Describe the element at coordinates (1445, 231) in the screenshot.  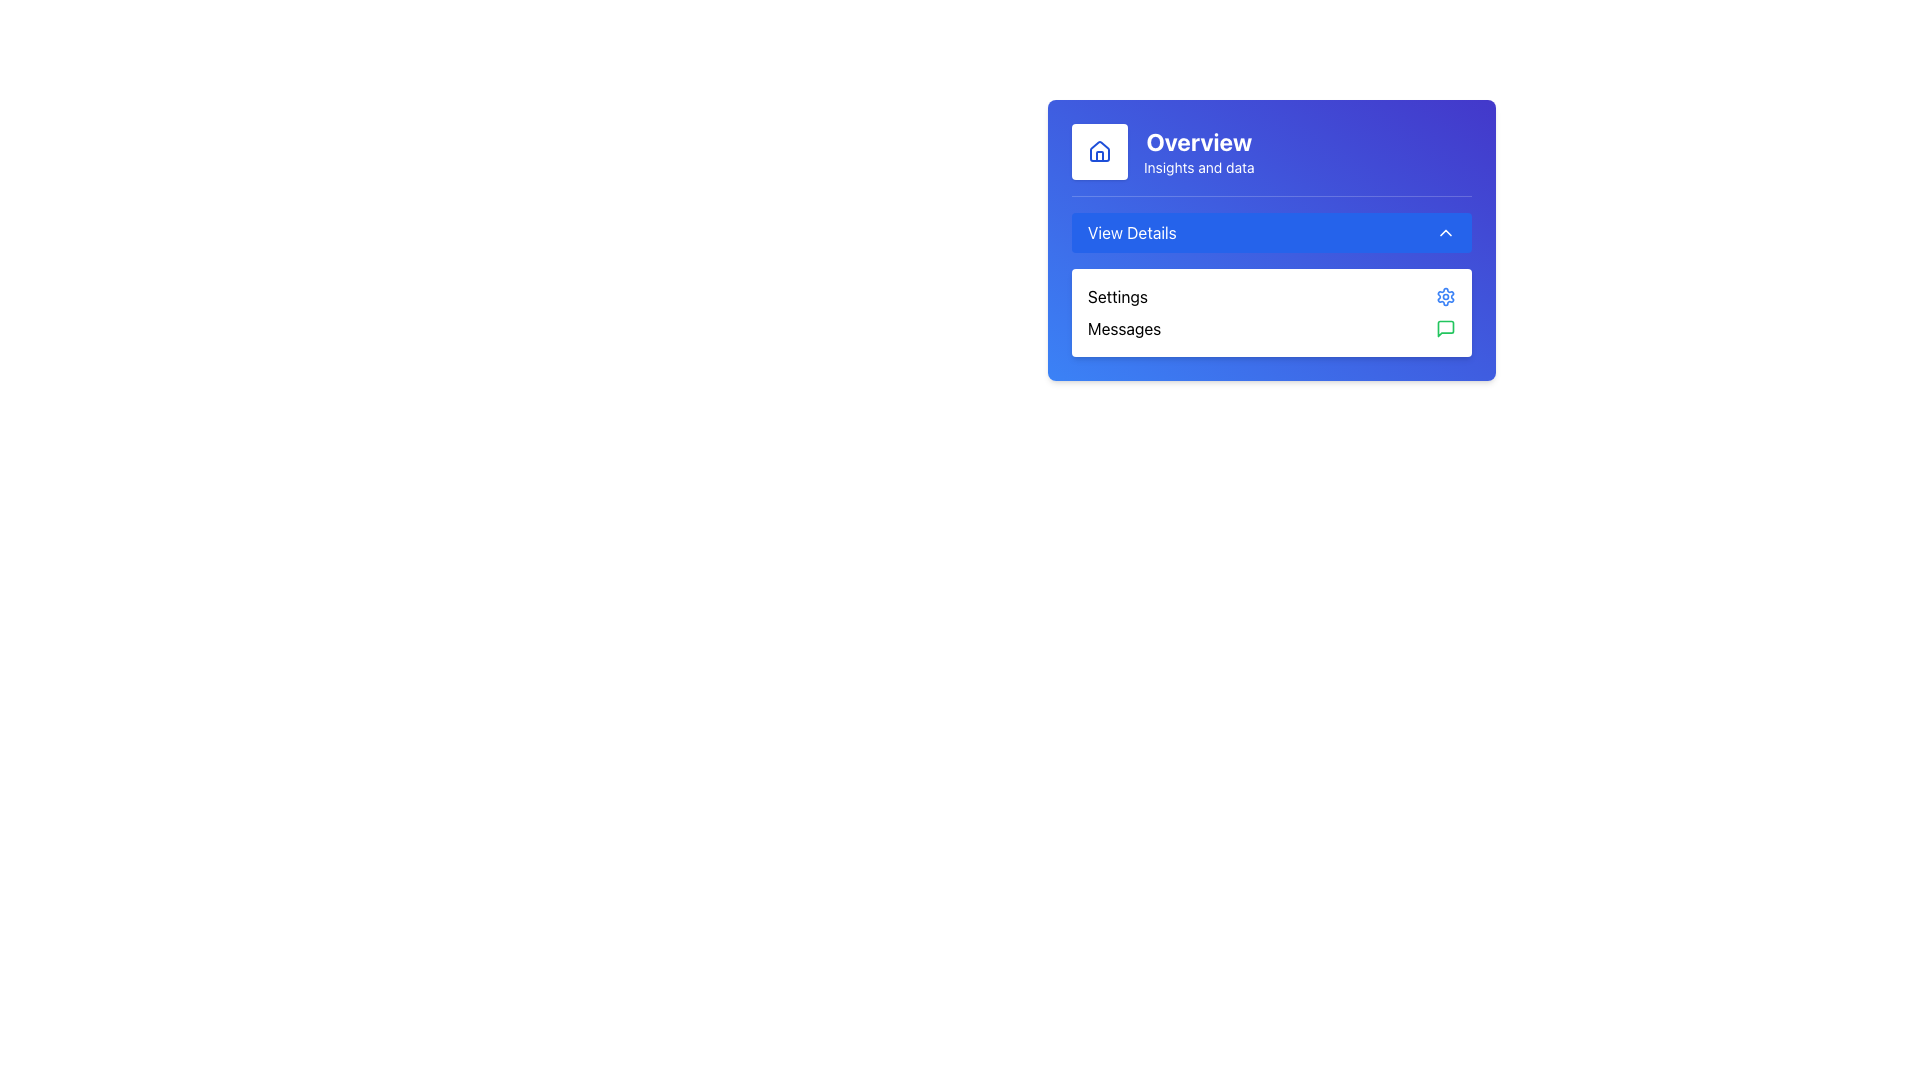
I see `the small, upward-pointing chevron icon located at the far right edge of the 'View Details' button to trigger a visual change` at that location.